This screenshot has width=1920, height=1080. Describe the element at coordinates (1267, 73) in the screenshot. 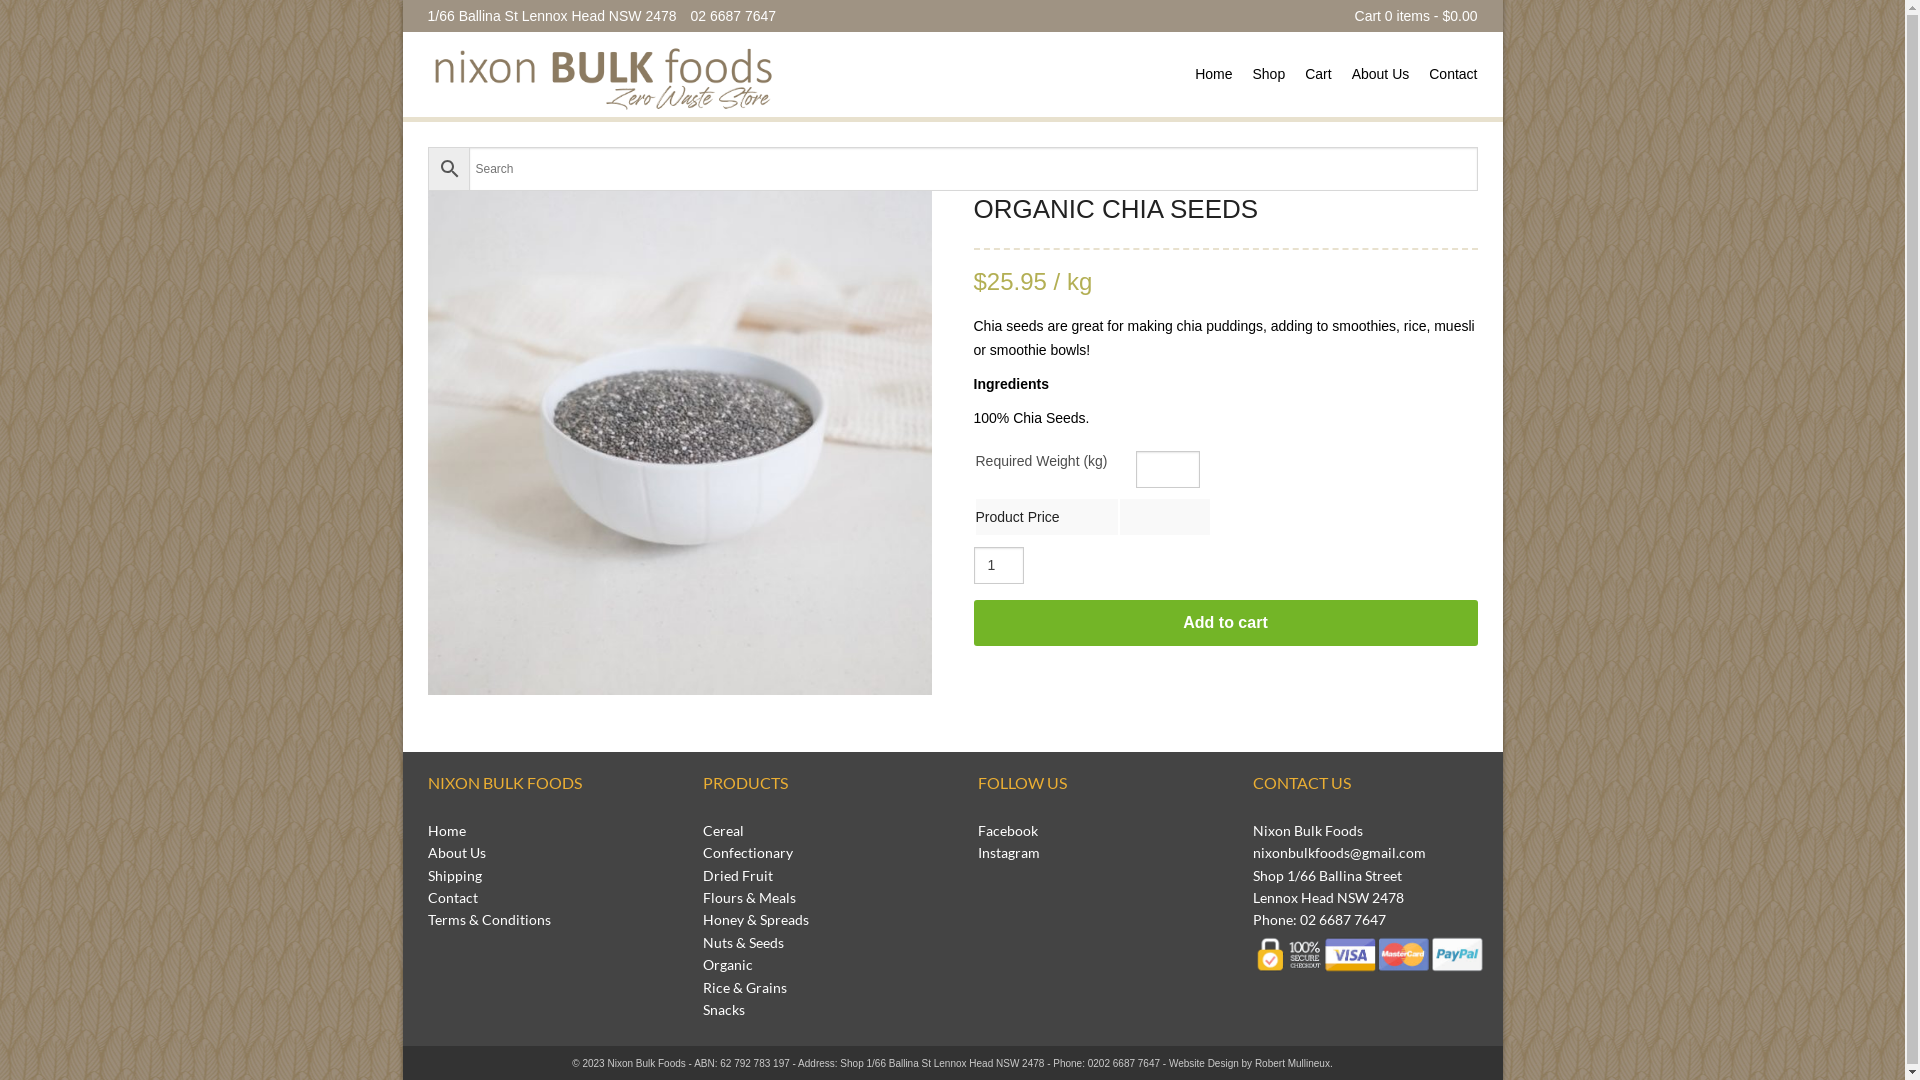

I see `'Shop'` at that location.